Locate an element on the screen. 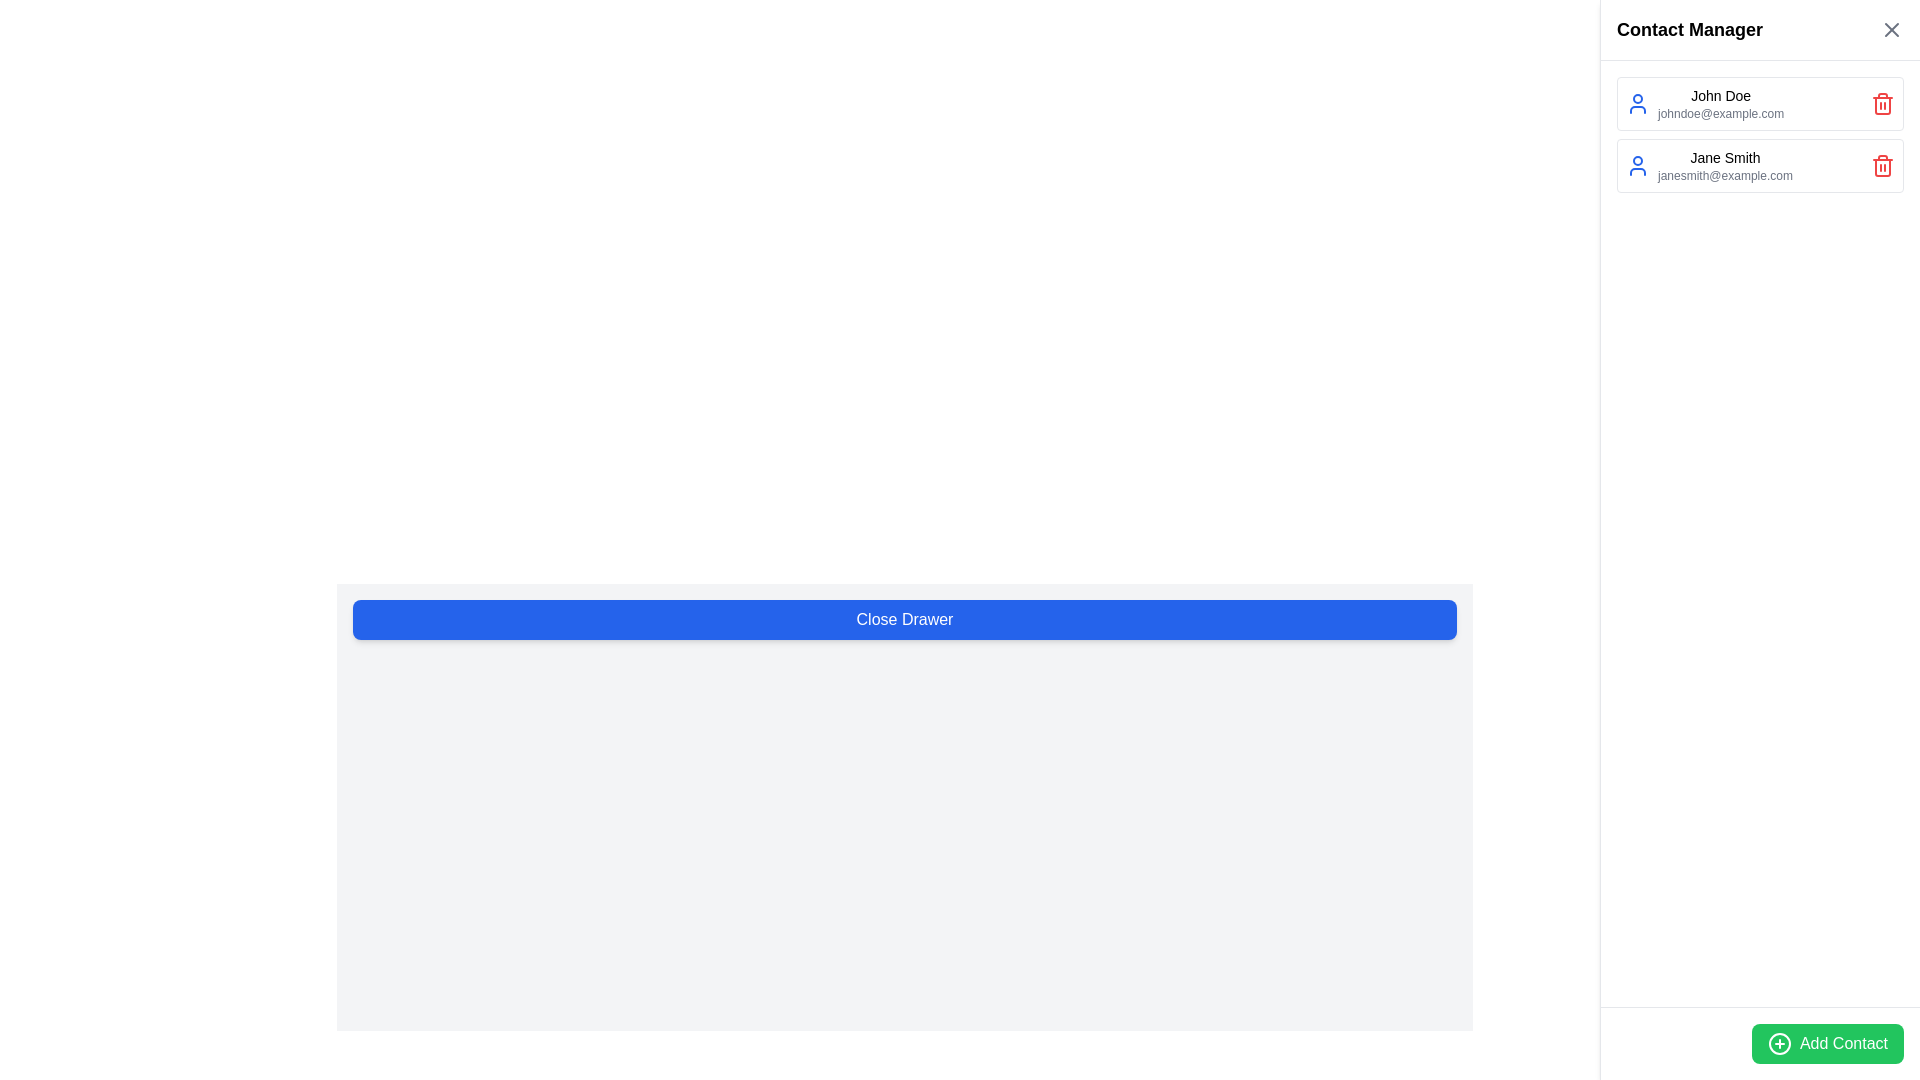 The height and width of the screenshot is (1080, 1920). the close button icon located at the top-right corner of the 'Contact Manager' panel, which is part of the header controls is located at coordinates (1890, 30).